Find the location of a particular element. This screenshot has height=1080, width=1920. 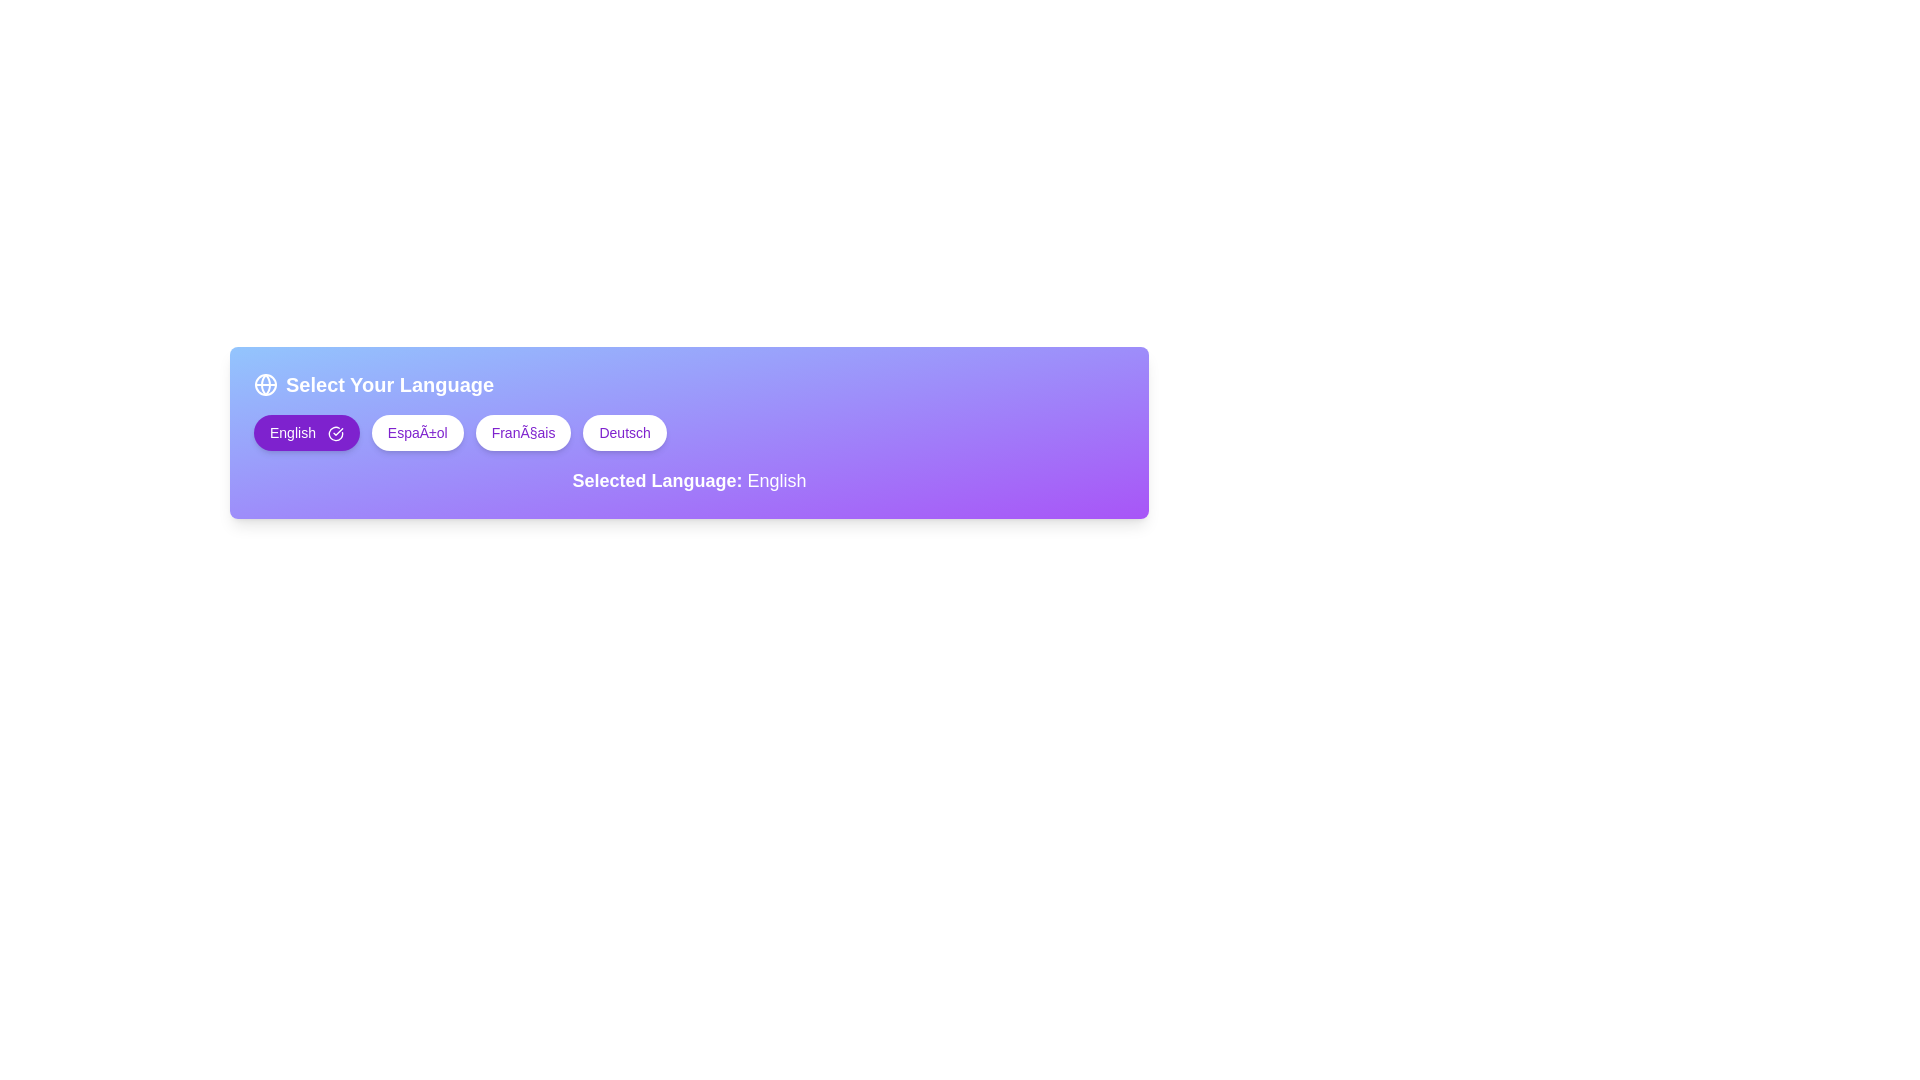

the 'Español' button, which is the second button in the horizontal list of language options, to observe the hover effect is located at coordinates (416, 431).